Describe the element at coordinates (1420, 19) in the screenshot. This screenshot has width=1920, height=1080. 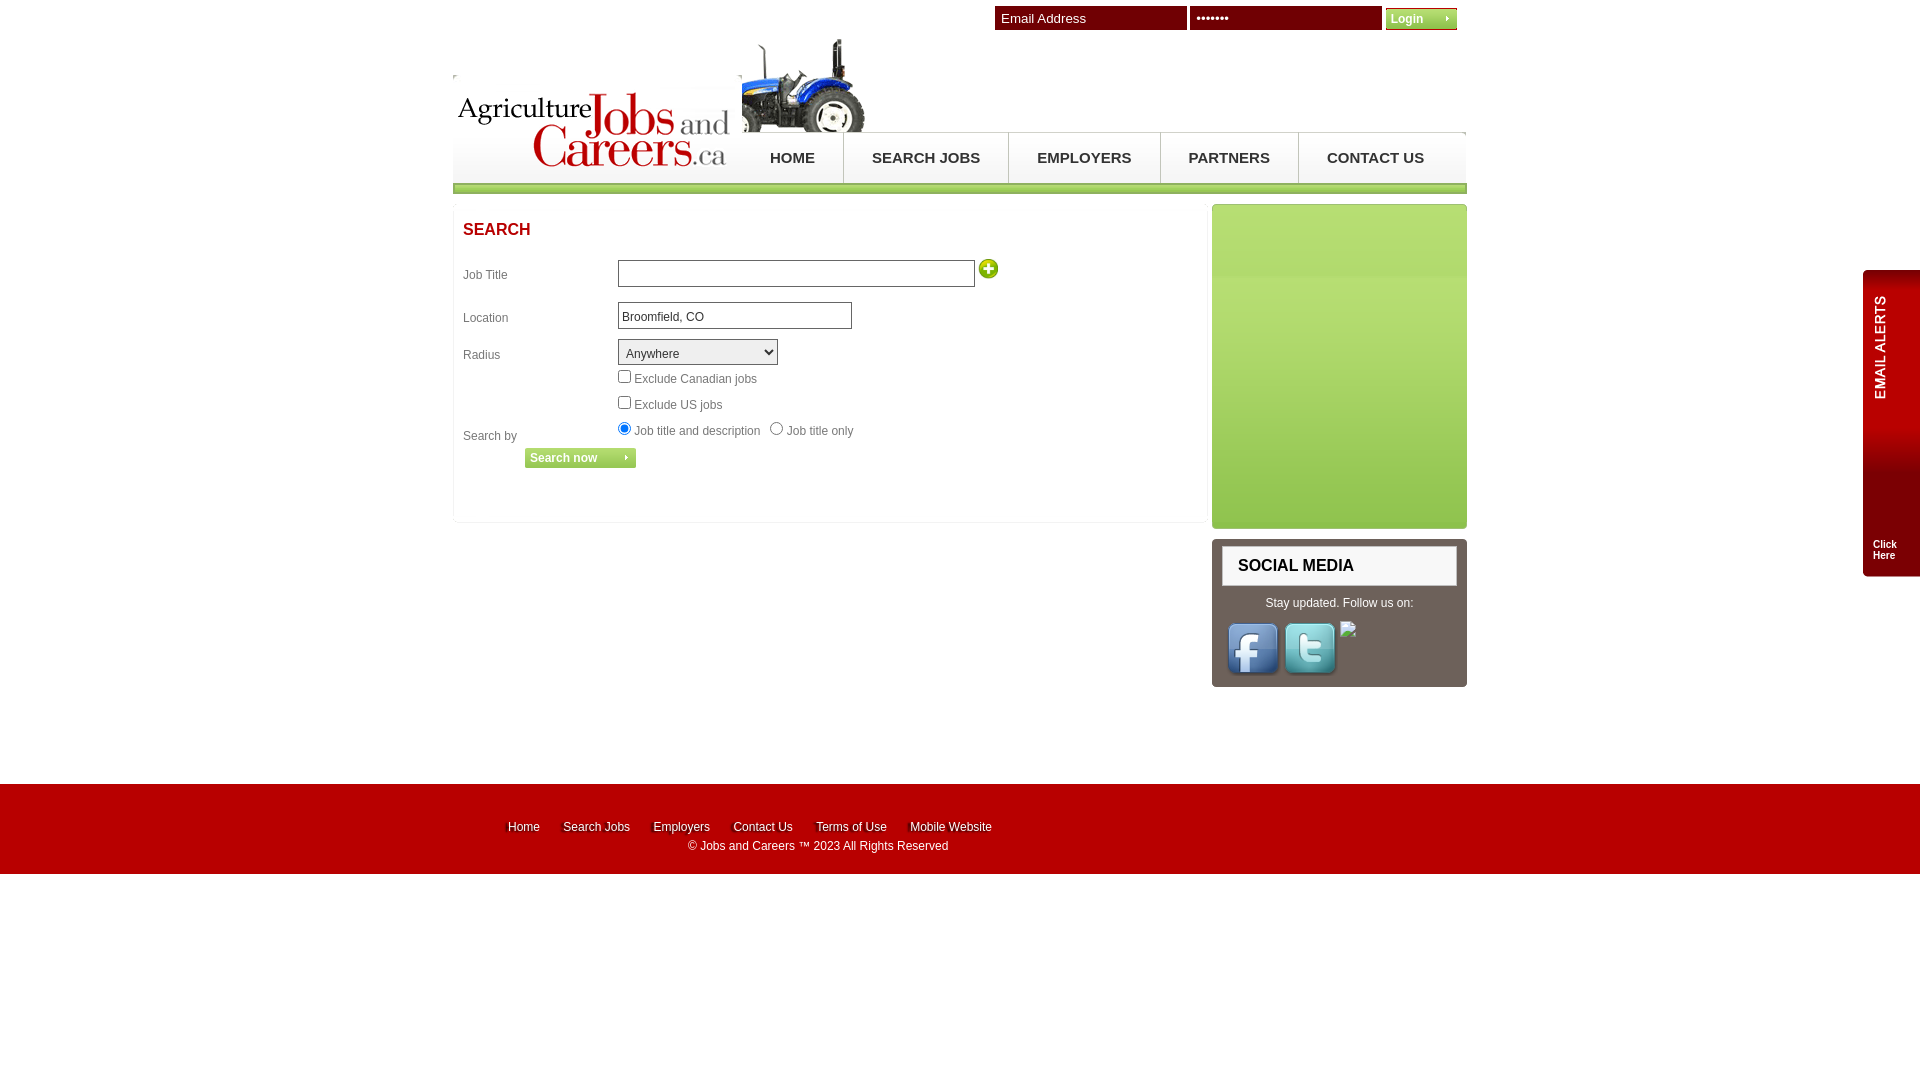
I see `'Login'` at that location.